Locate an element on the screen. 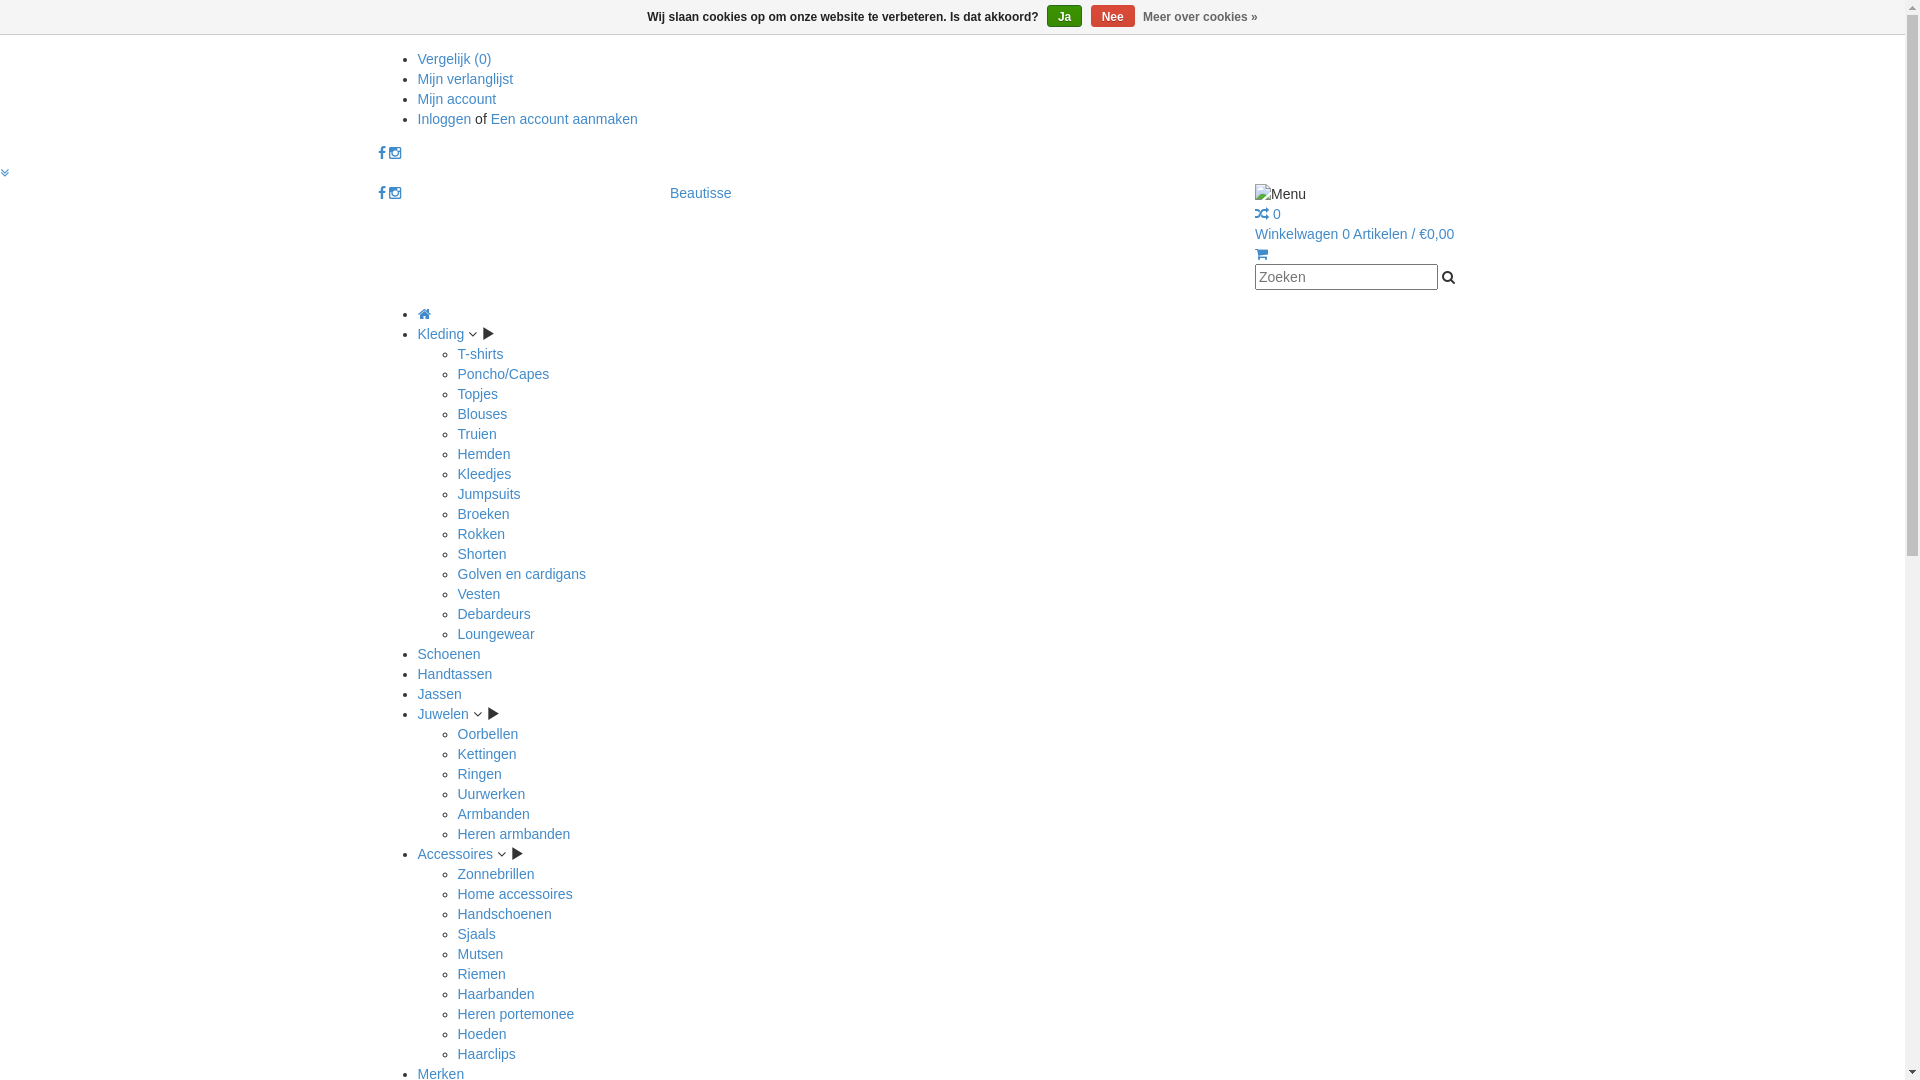  'Handschoenen' is located at coordinates (504, 914).